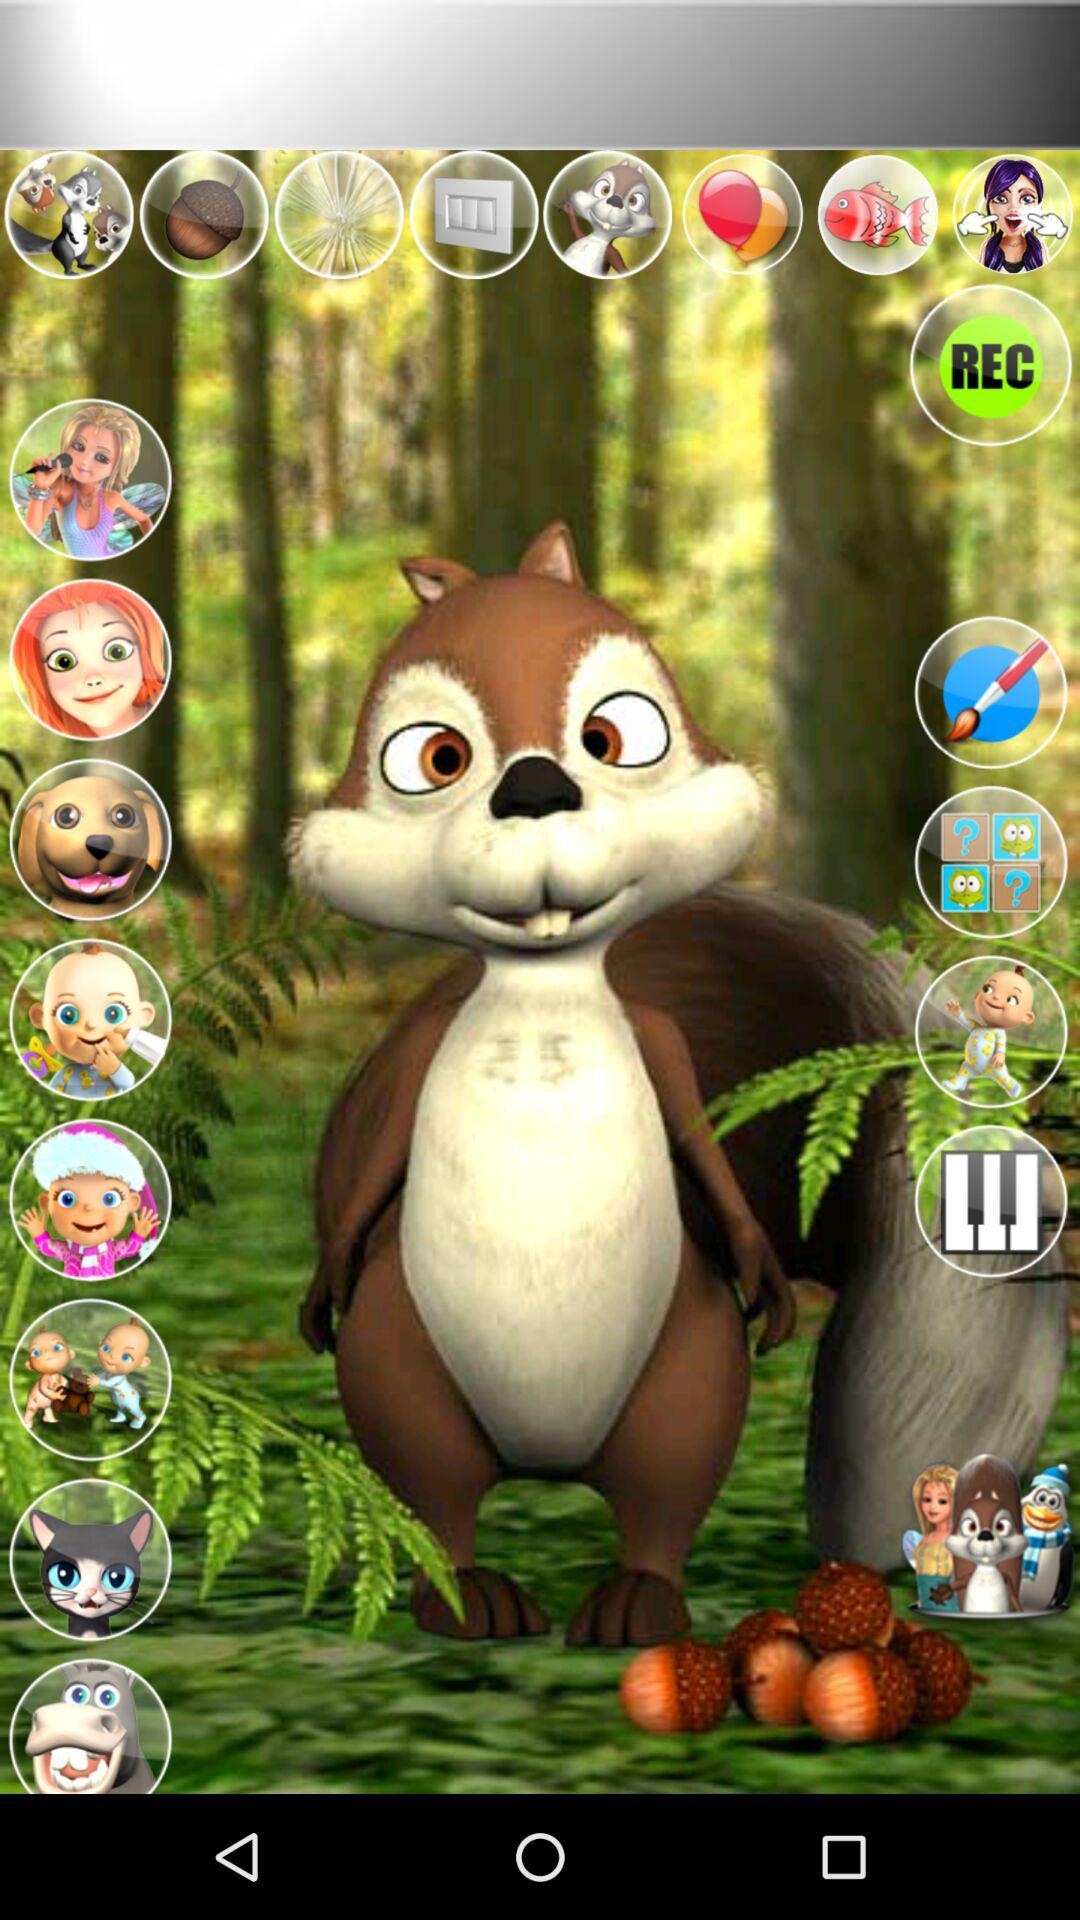 The image size is (1080, 1920). I want to click on choose paint, so click(990, 692).